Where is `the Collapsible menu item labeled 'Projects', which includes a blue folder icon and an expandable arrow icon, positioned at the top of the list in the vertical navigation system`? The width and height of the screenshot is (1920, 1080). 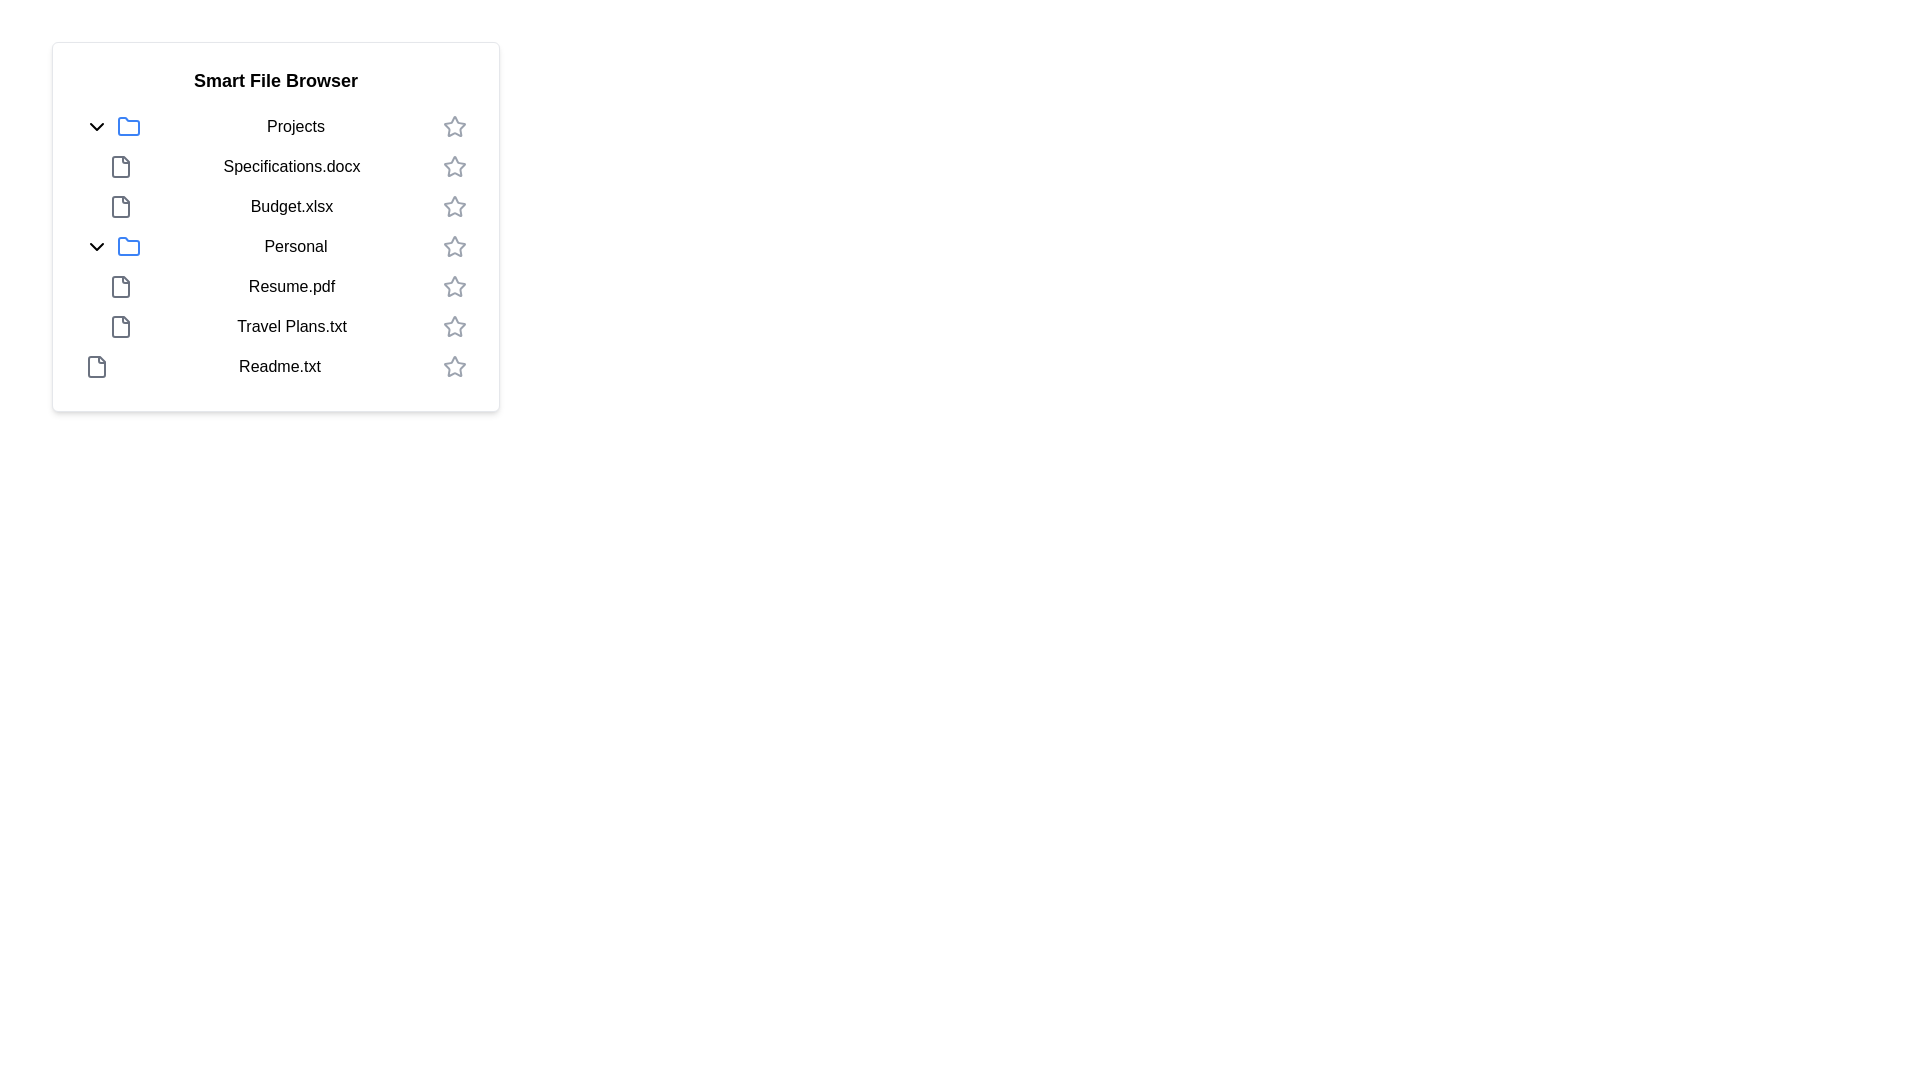
the Collapsible menu item labeled 'Projects', which includes a blue folder icon and an expandable arrow icon, positioned at the top of the list in the vertical navigation system is located at coordinates (274, 127).